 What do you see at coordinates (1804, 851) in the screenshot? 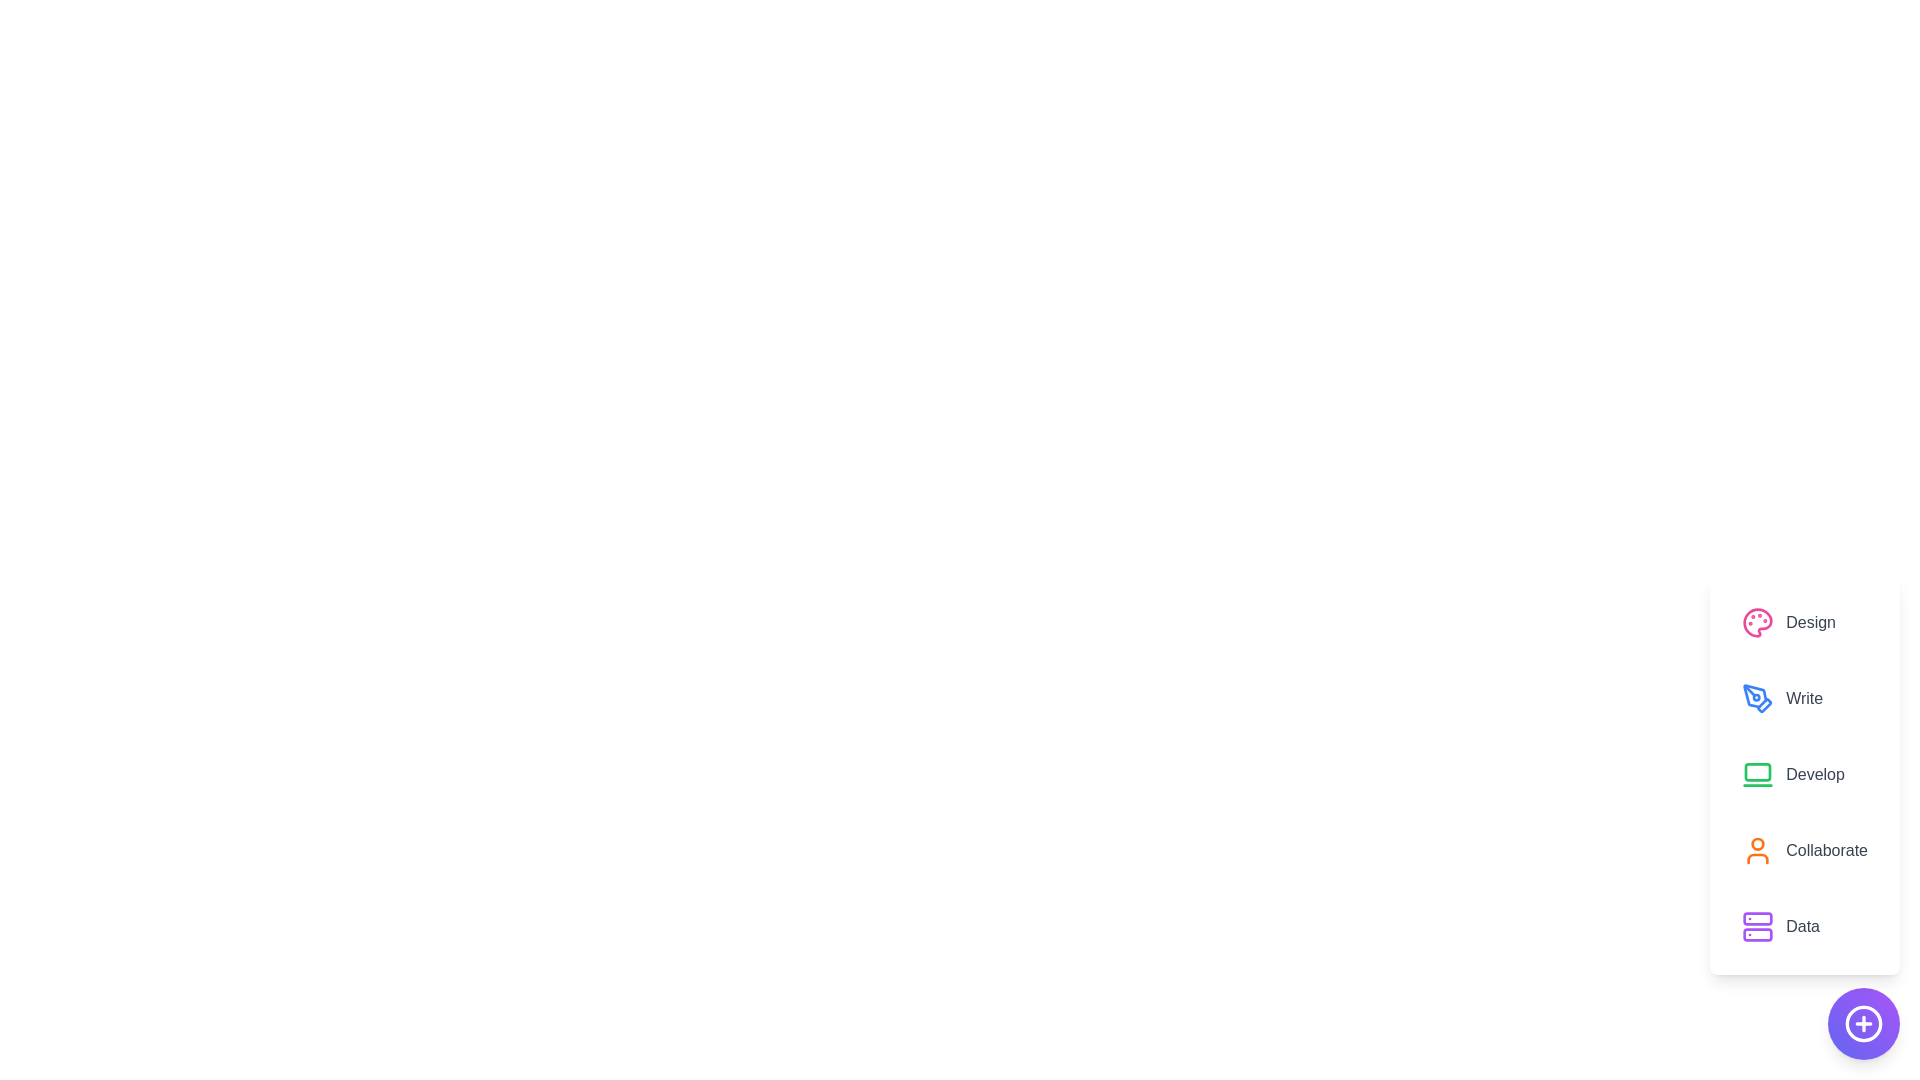
I see `the option Collaborate from the displayed options` at bounding box center [1804, 851].